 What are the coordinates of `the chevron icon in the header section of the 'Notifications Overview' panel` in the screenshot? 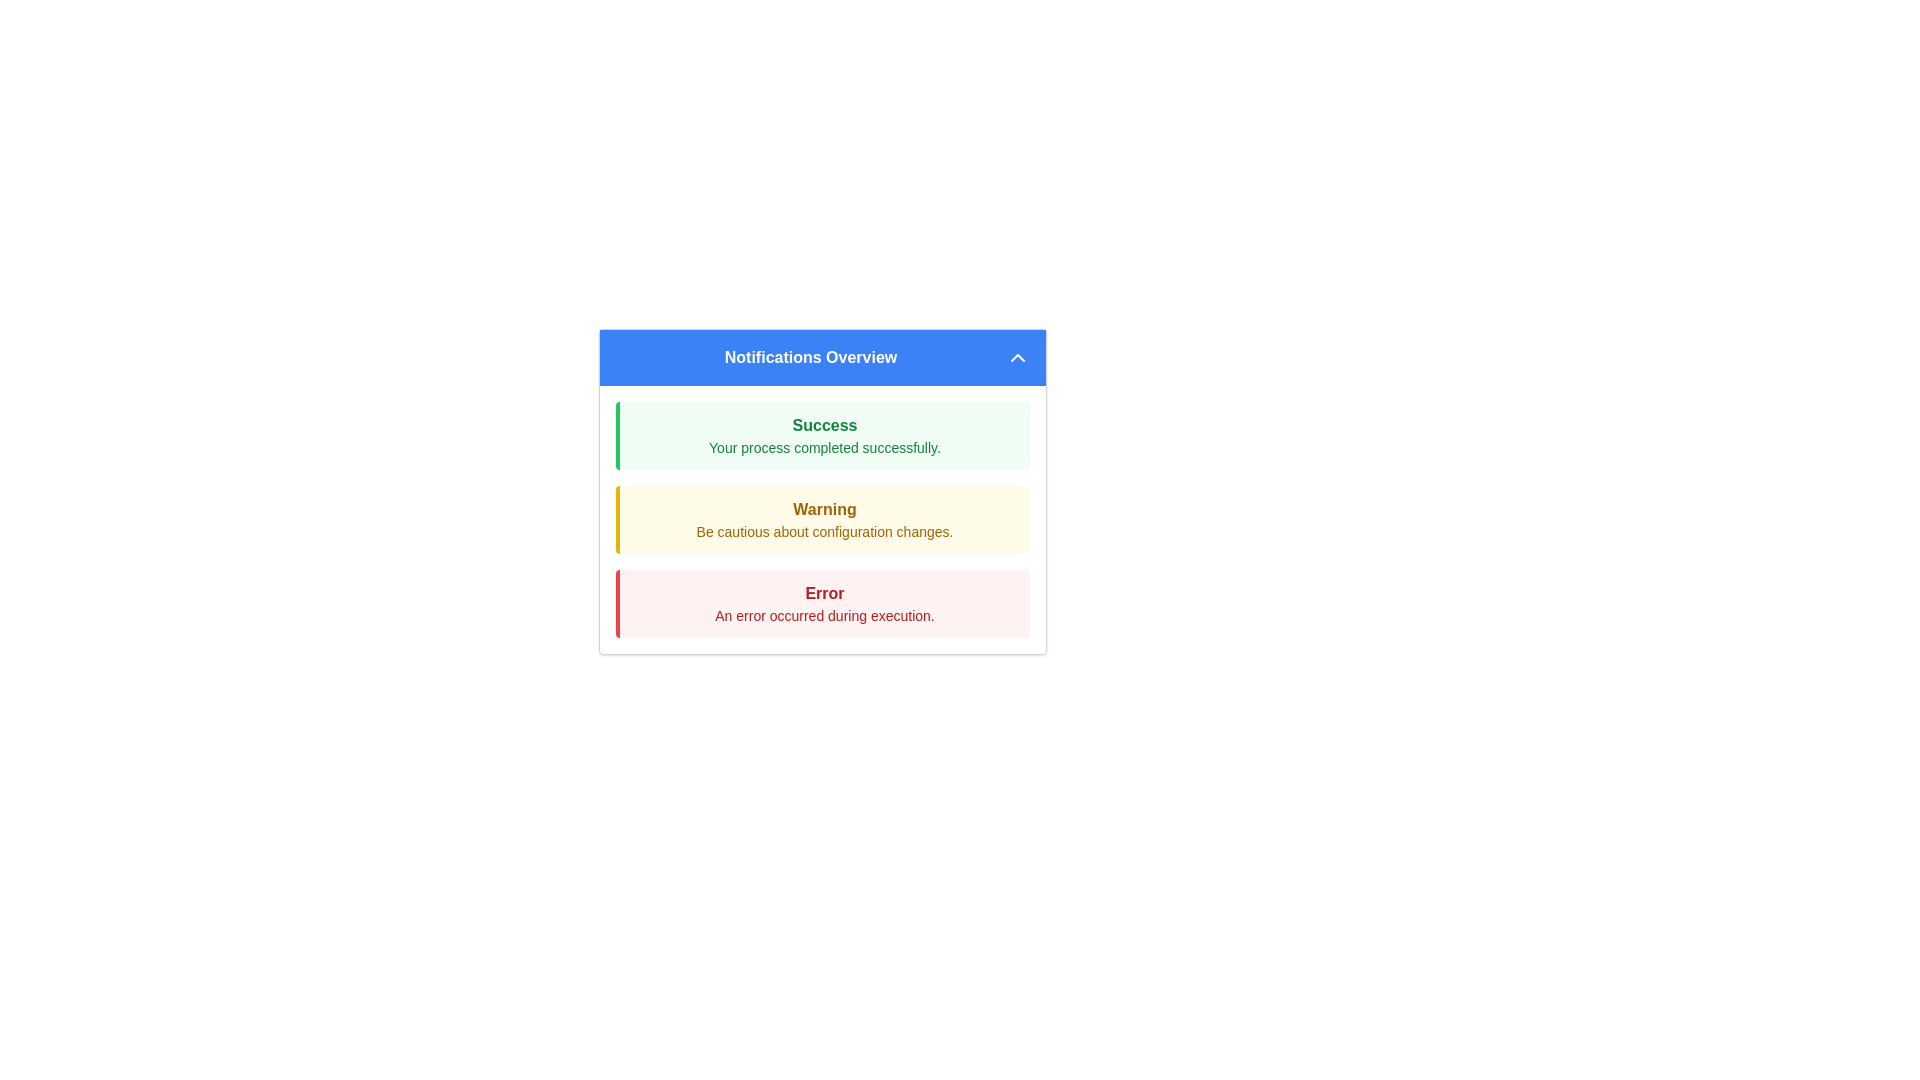 It's located at (1017, 357).